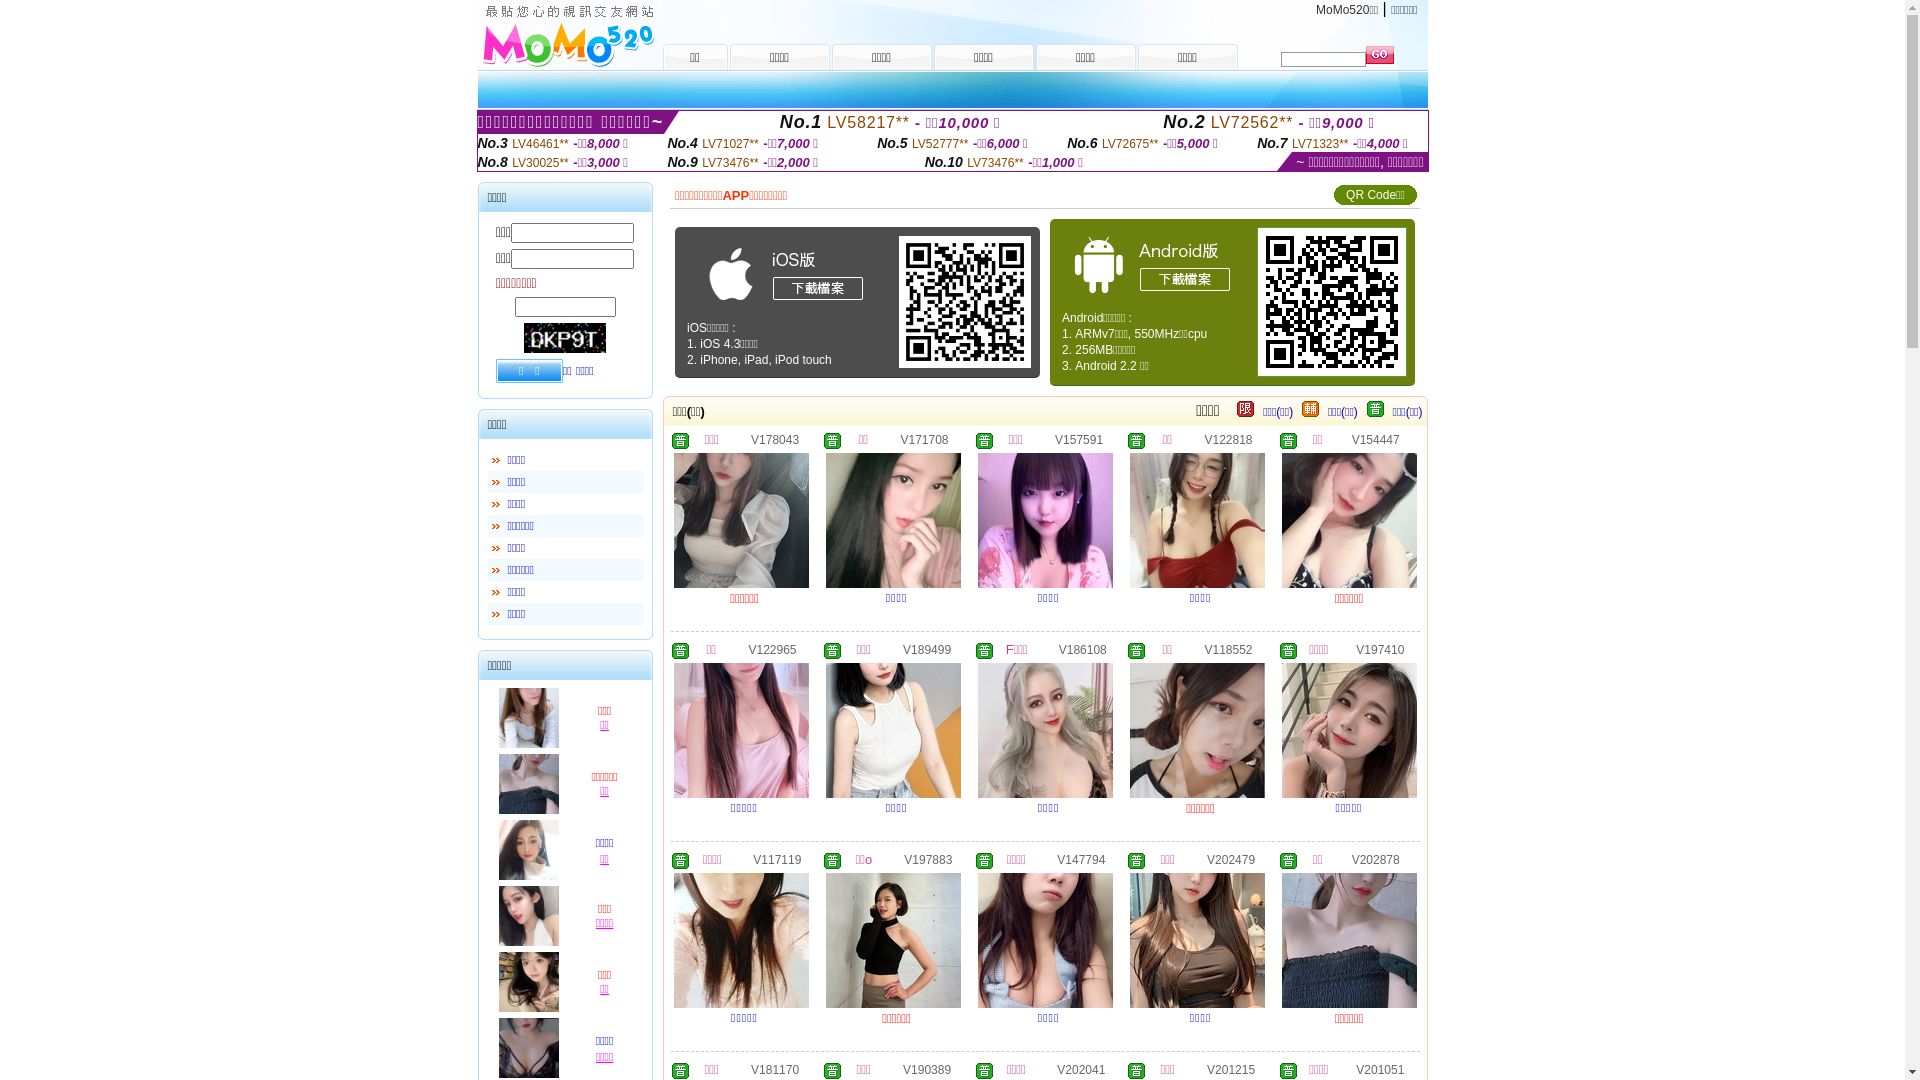  I want to click on 'V201215', so click(1205, 1067).